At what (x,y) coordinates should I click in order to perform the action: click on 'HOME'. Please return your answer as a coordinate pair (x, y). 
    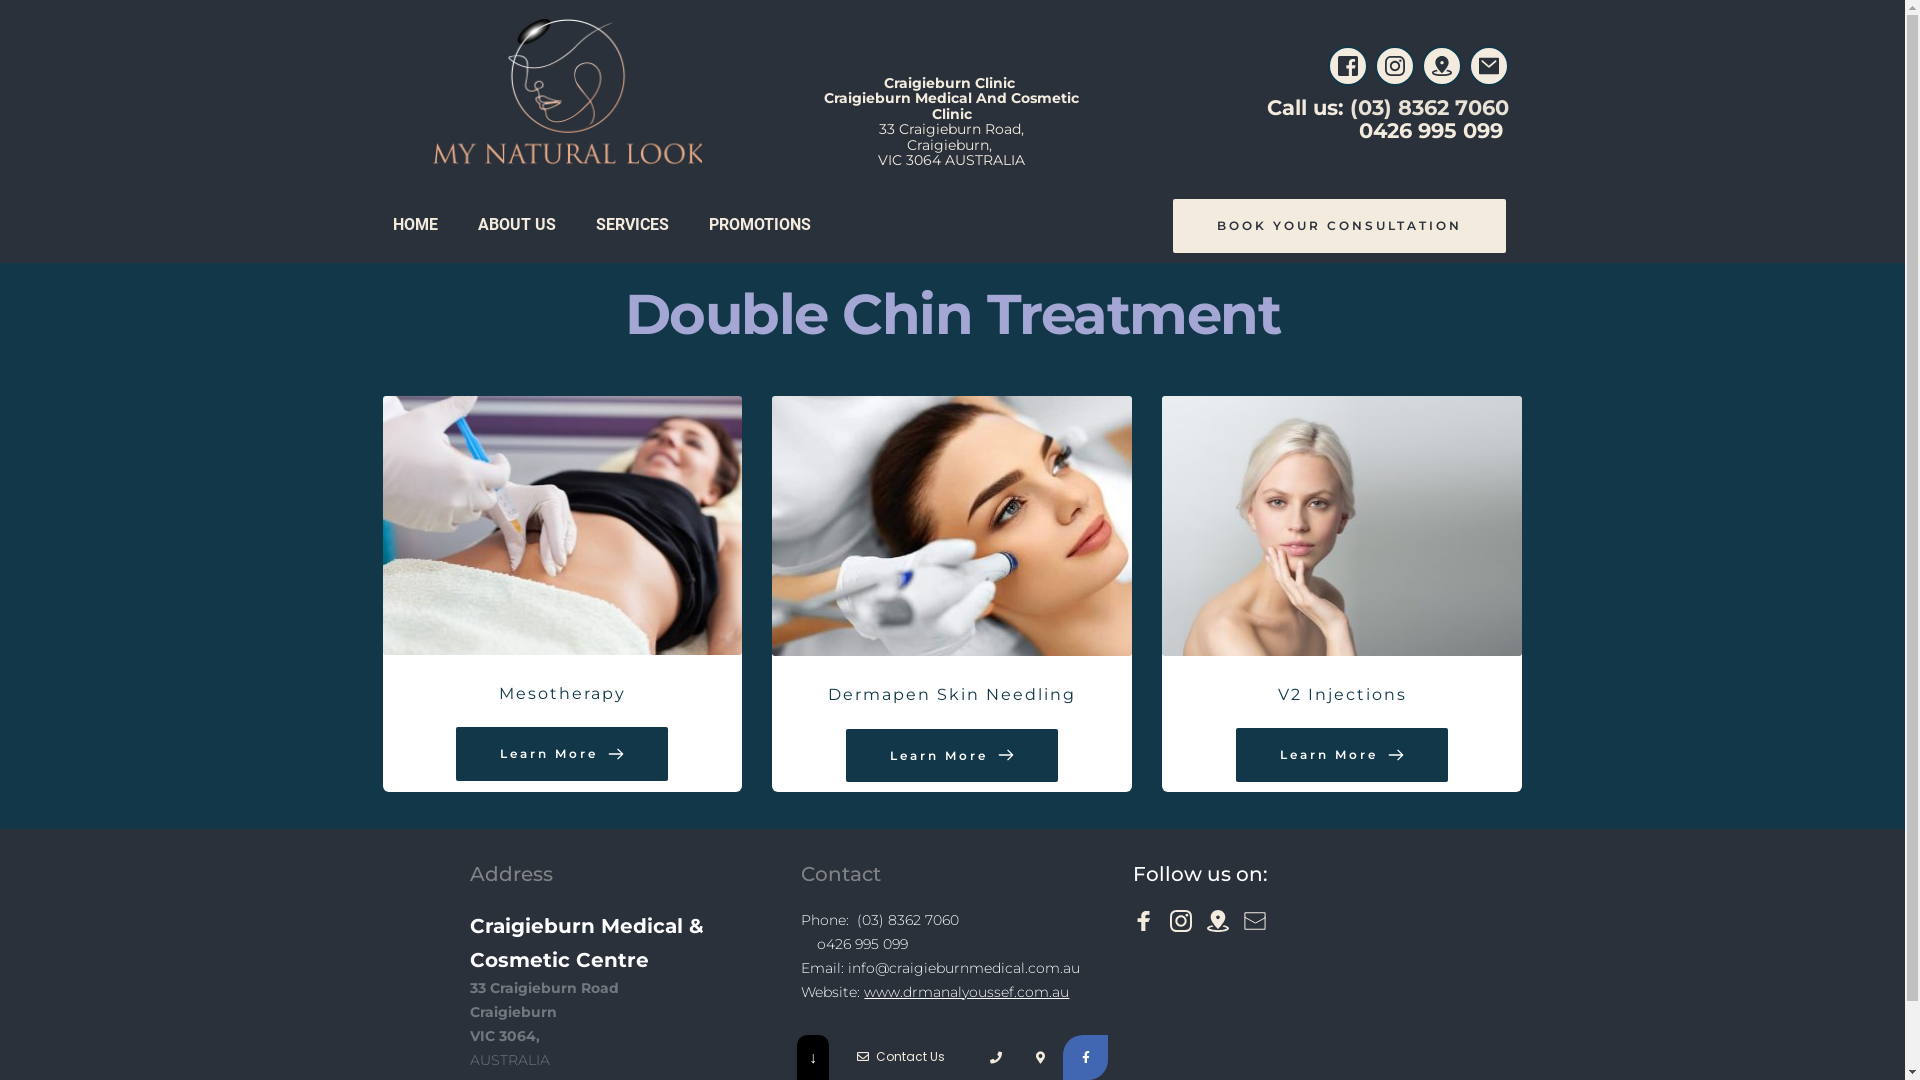
    Looking at the image, I should click on (413, 224).